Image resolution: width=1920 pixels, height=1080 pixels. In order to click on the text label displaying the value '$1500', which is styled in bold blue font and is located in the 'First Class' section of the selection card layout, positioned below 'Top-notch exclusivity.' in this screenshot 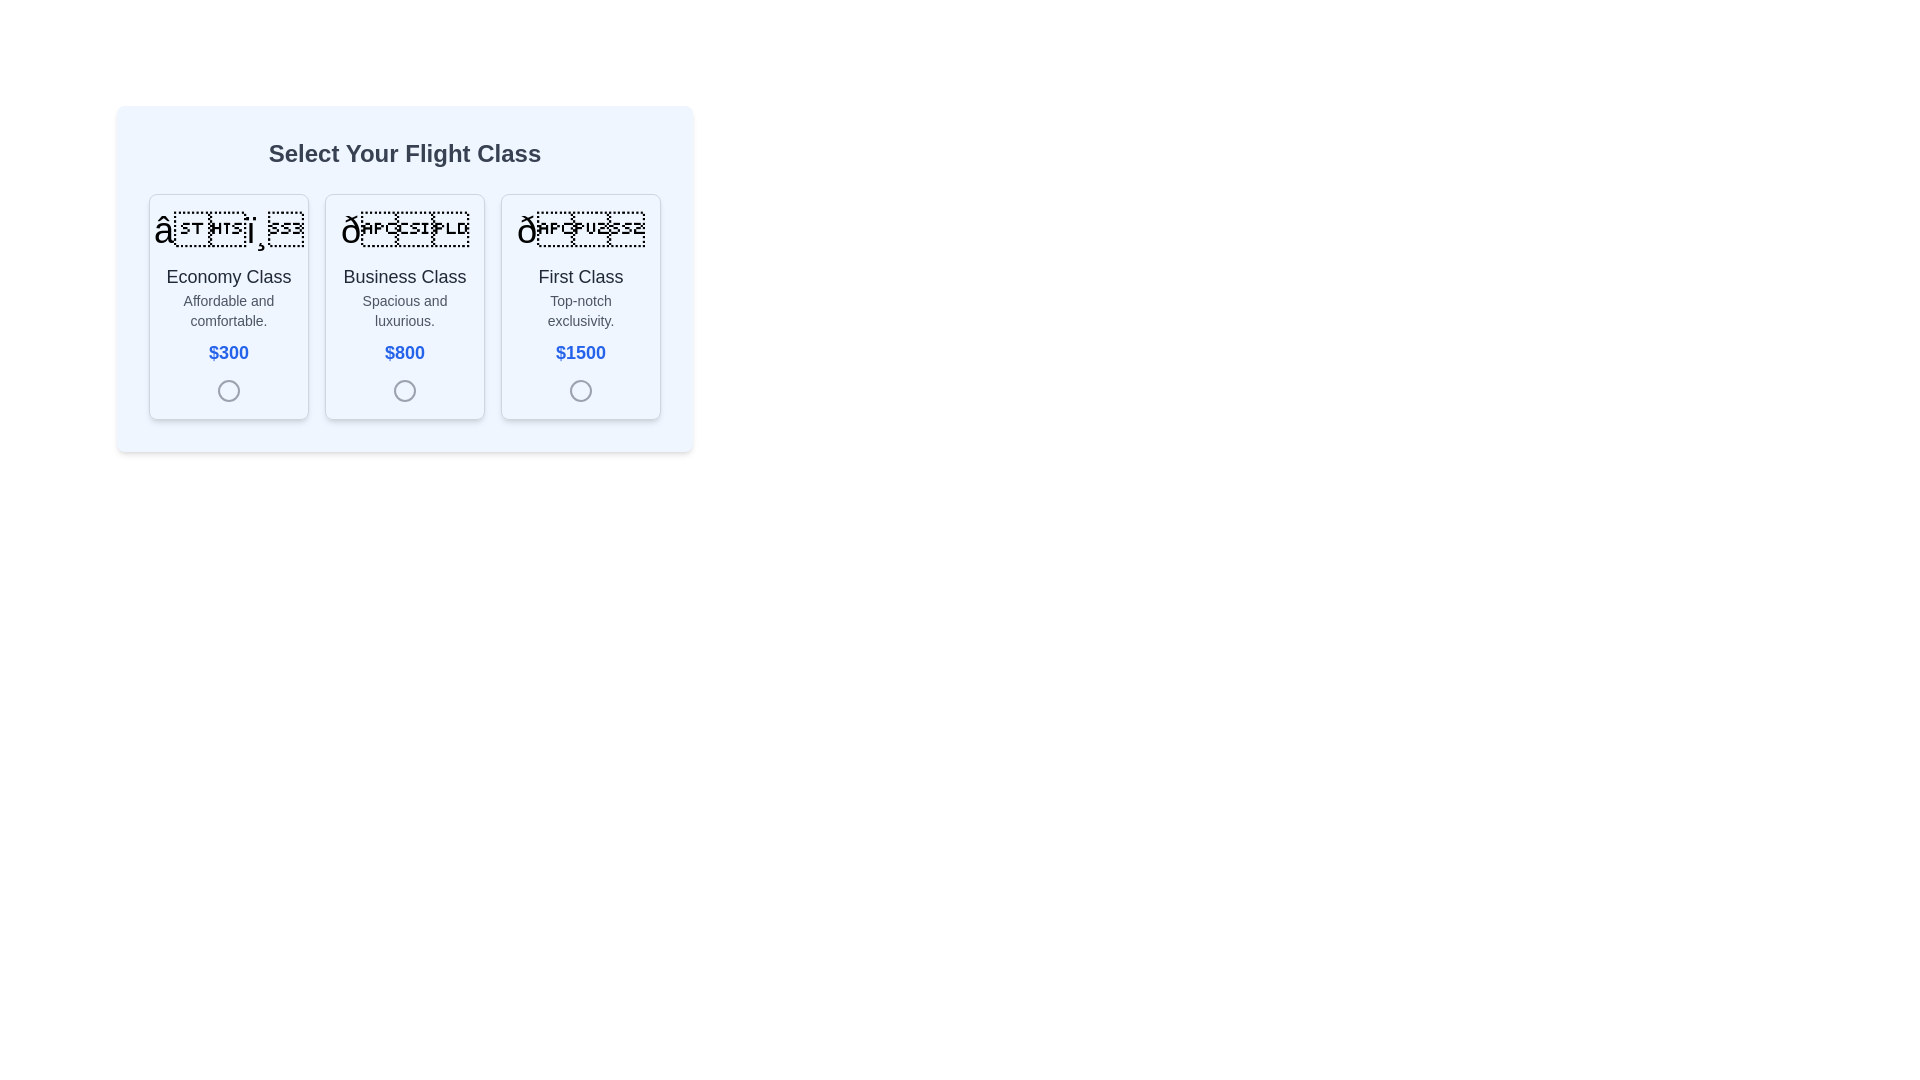, I will do `click(579, 352)`.